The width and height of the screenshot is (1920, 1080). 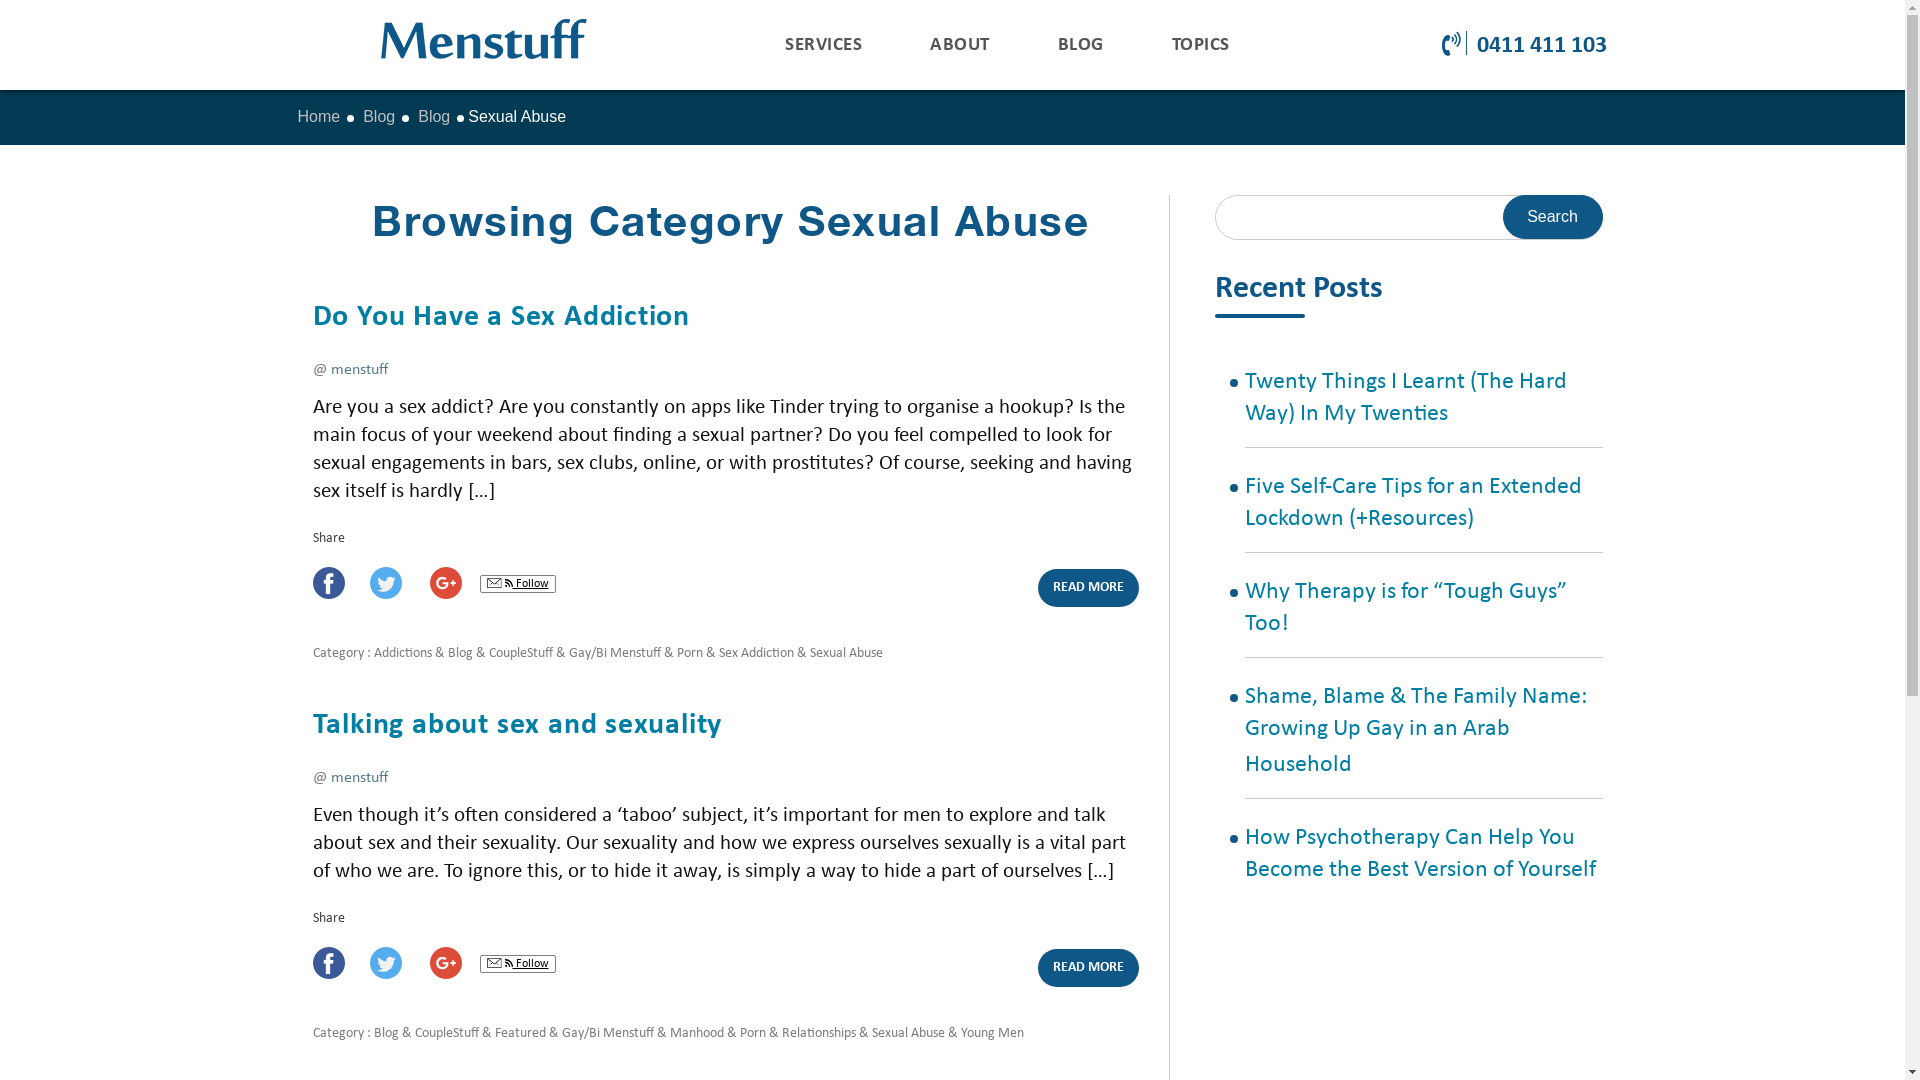 What do you see at coordinates (1523, 45) in the screenshot?
I see `'0411 411 103'` at bounding box center [1523, 45].